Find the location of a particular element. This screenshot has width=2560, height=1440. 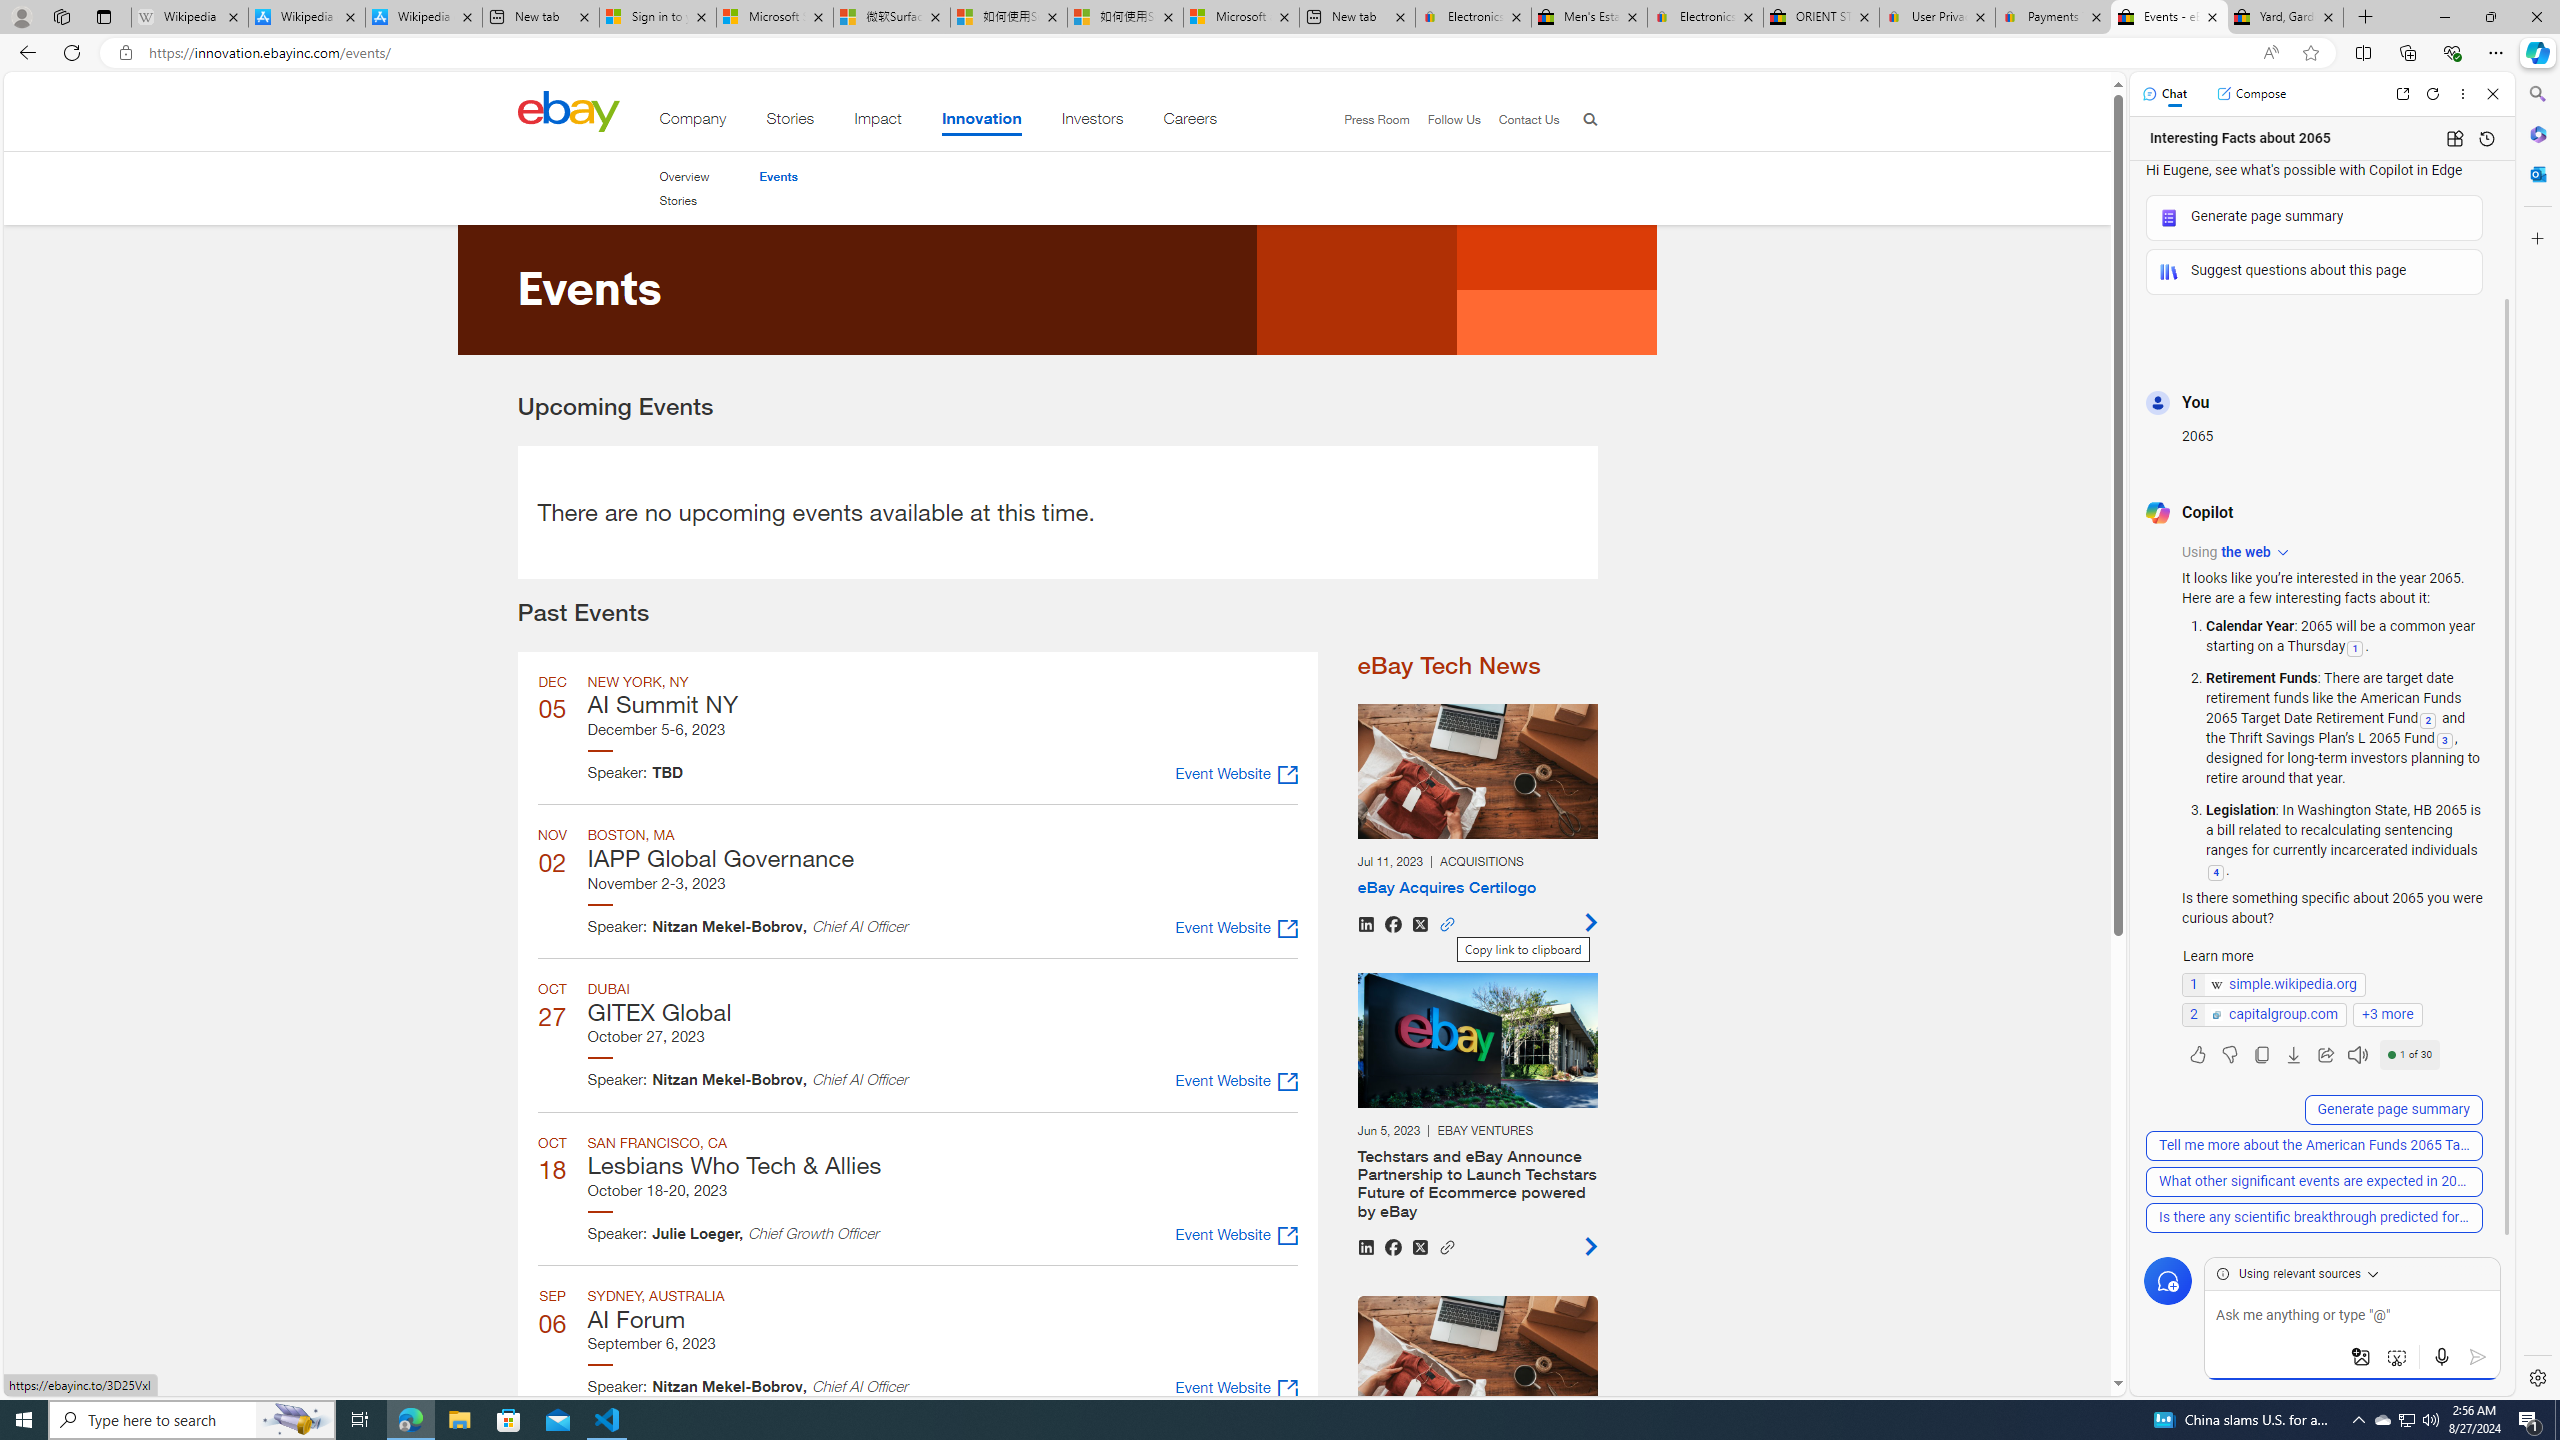

'Share on LinkedIn' is located at coordinates (1365, 1246).